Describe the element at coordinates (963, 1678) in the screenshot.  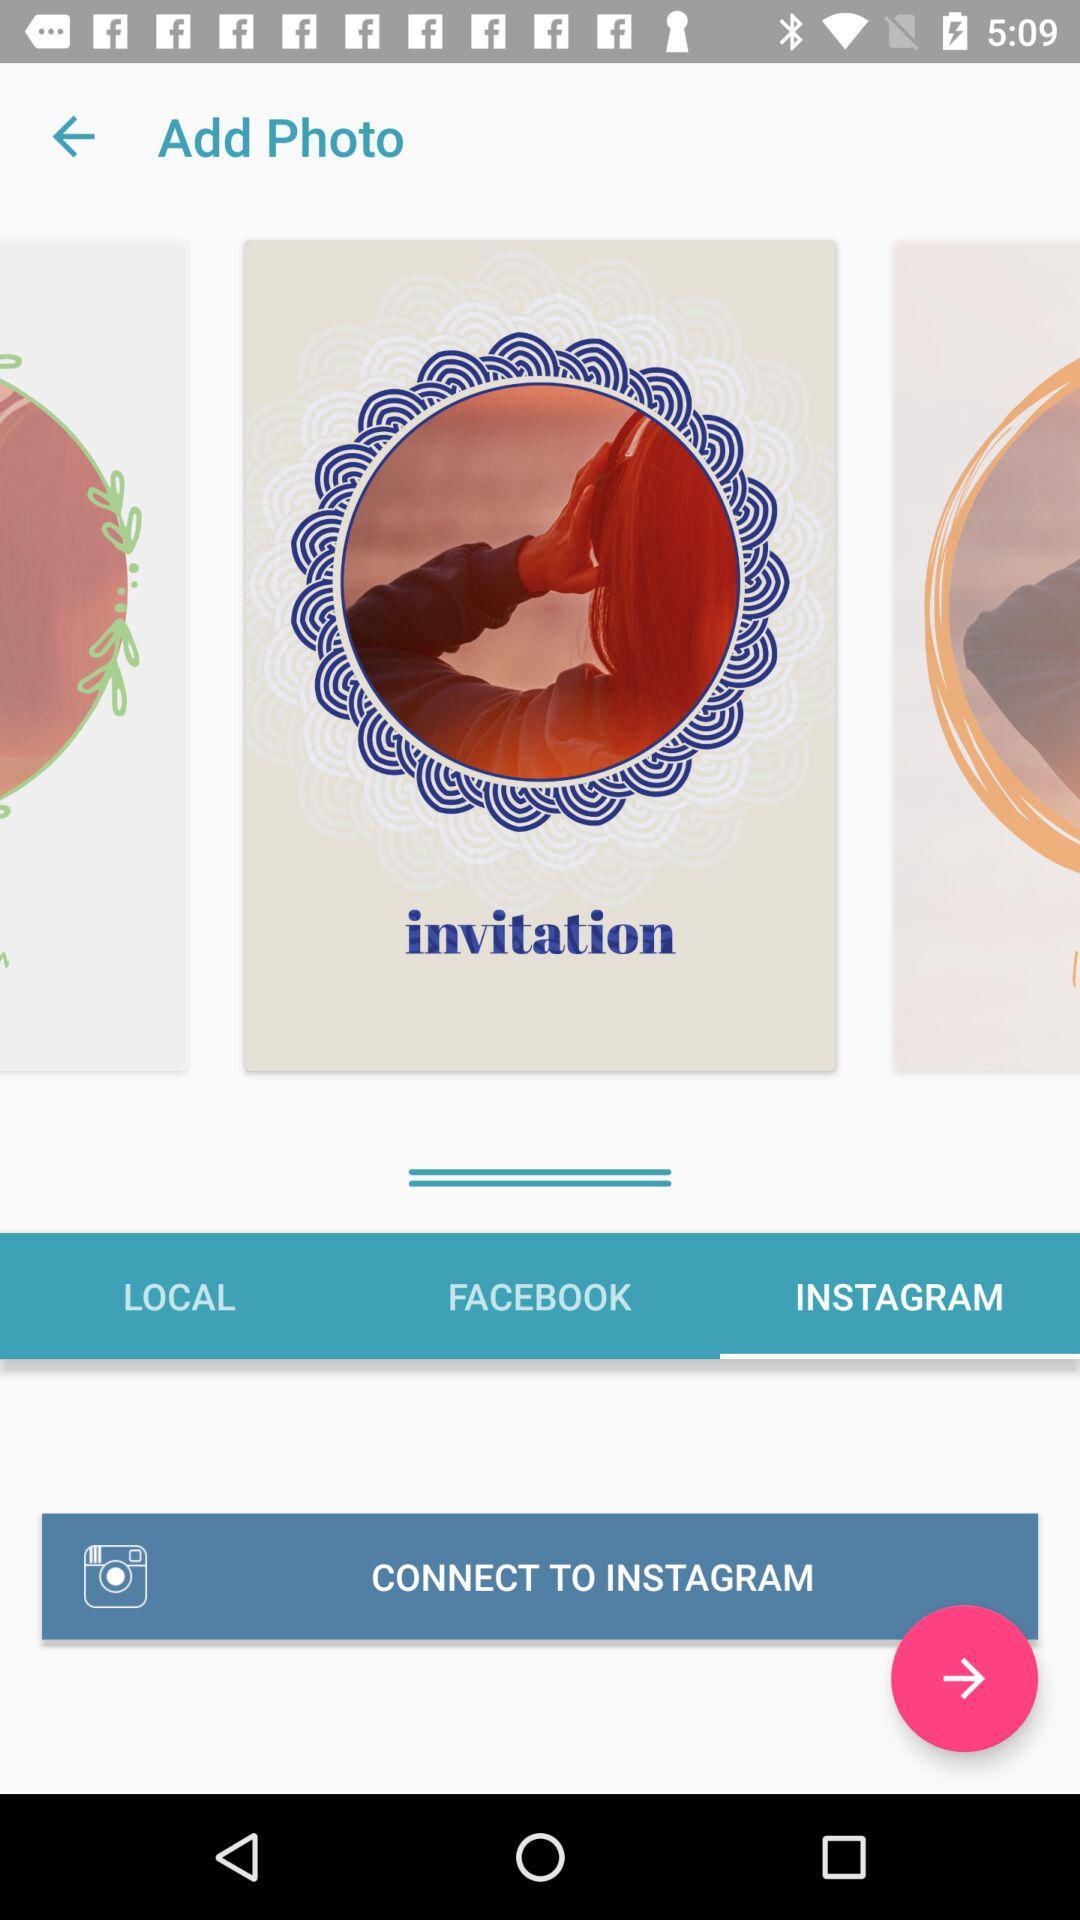
I see `the item below the instagram item` at that location.